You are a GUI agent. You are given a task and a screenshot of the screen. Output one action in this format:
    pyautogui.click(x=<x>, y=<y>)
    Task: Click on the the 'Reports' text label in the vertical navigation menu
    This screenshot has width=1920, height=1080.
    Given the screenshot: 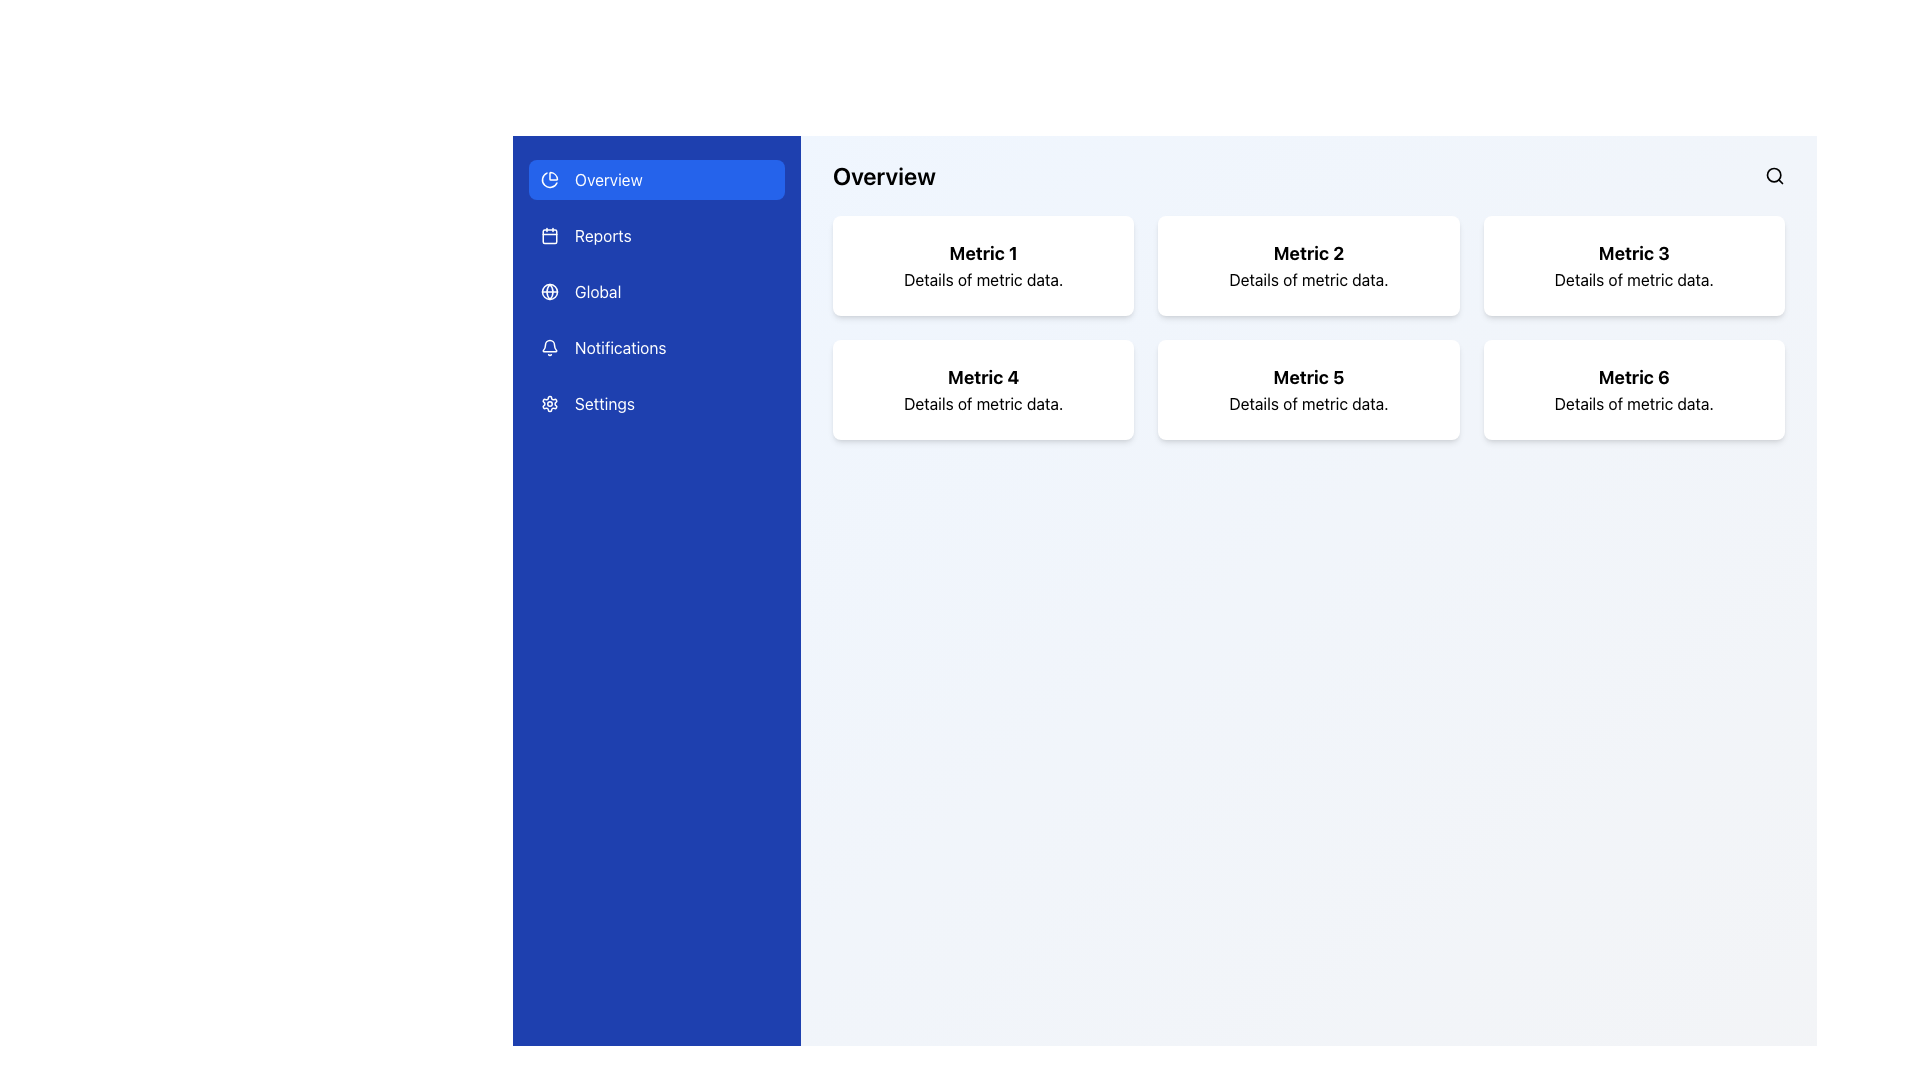 What is the action you would take?
    pyautogui.click(x=602, y=234)
    